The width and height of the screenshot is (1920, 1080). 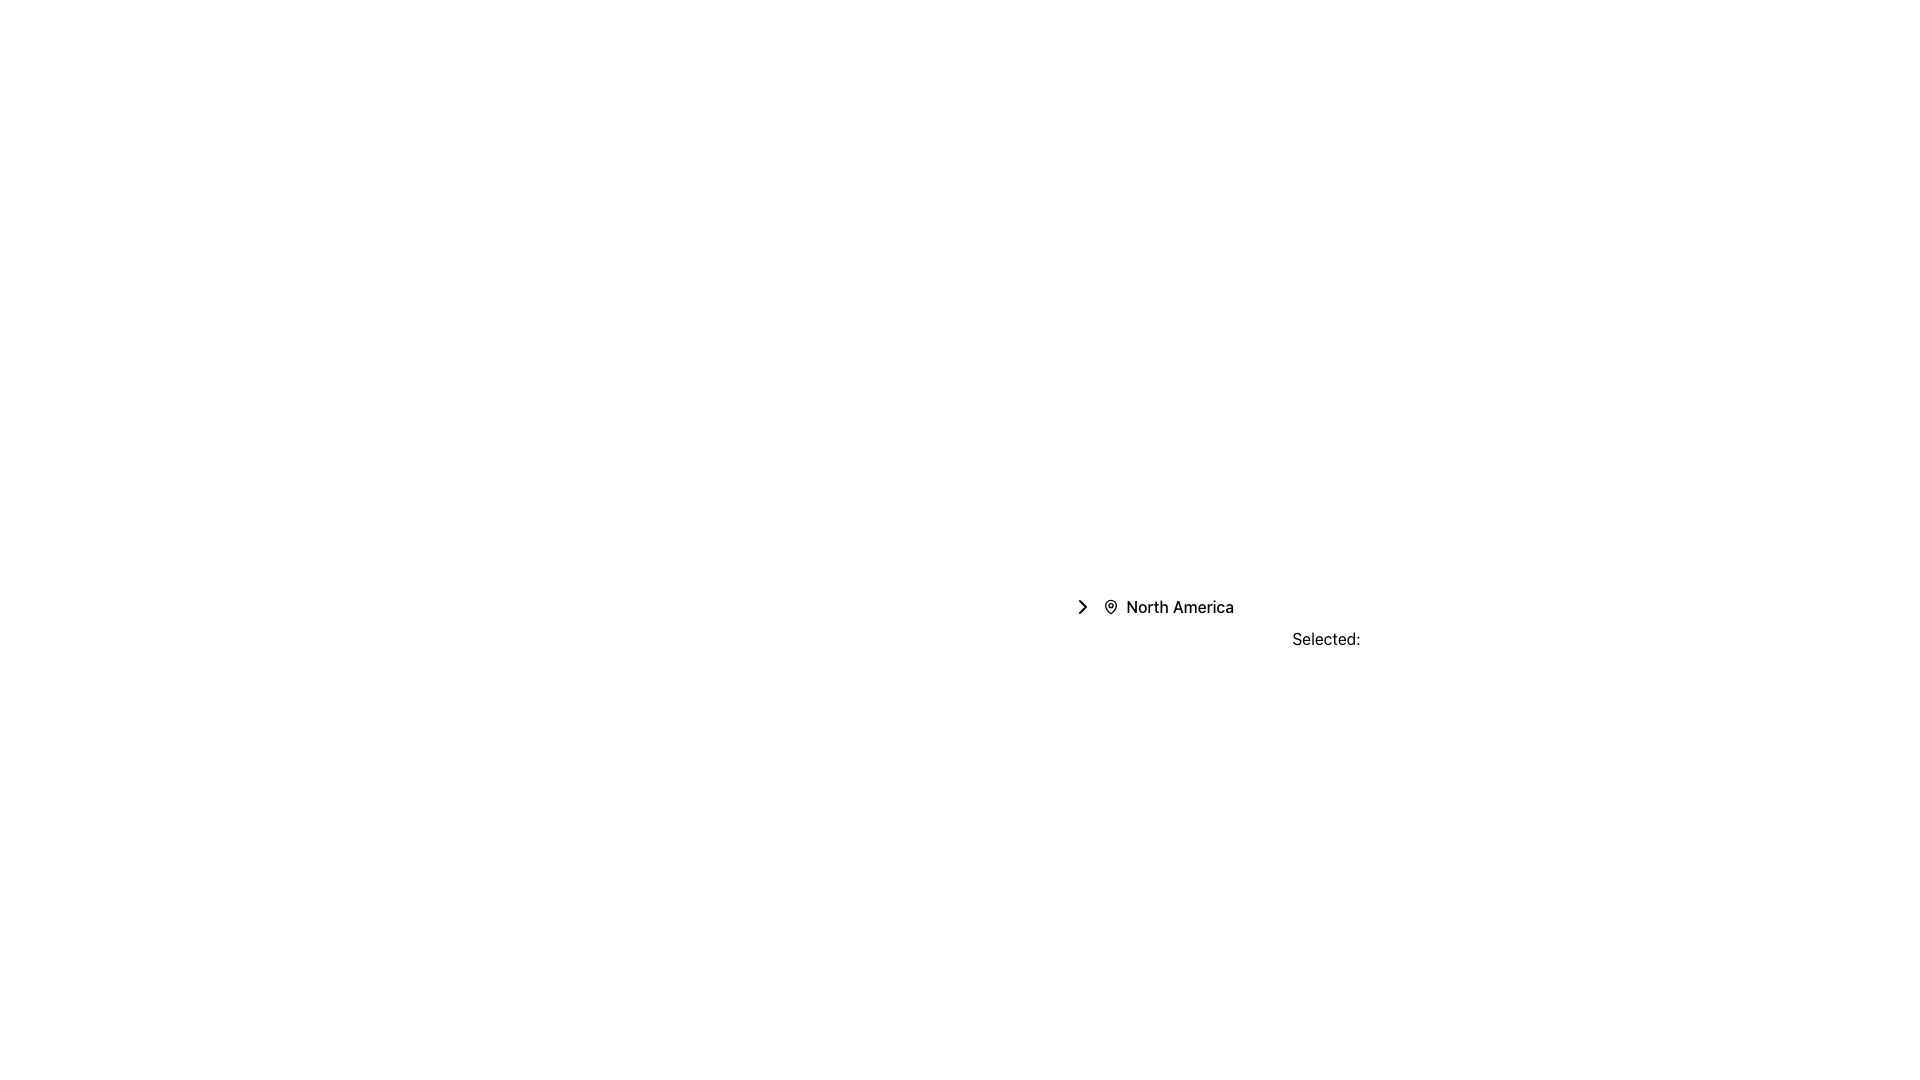 I want to click on the minimalist map pin icon located to the left of the text 'North America' for informational purposes, so click(x=1109, y=605).